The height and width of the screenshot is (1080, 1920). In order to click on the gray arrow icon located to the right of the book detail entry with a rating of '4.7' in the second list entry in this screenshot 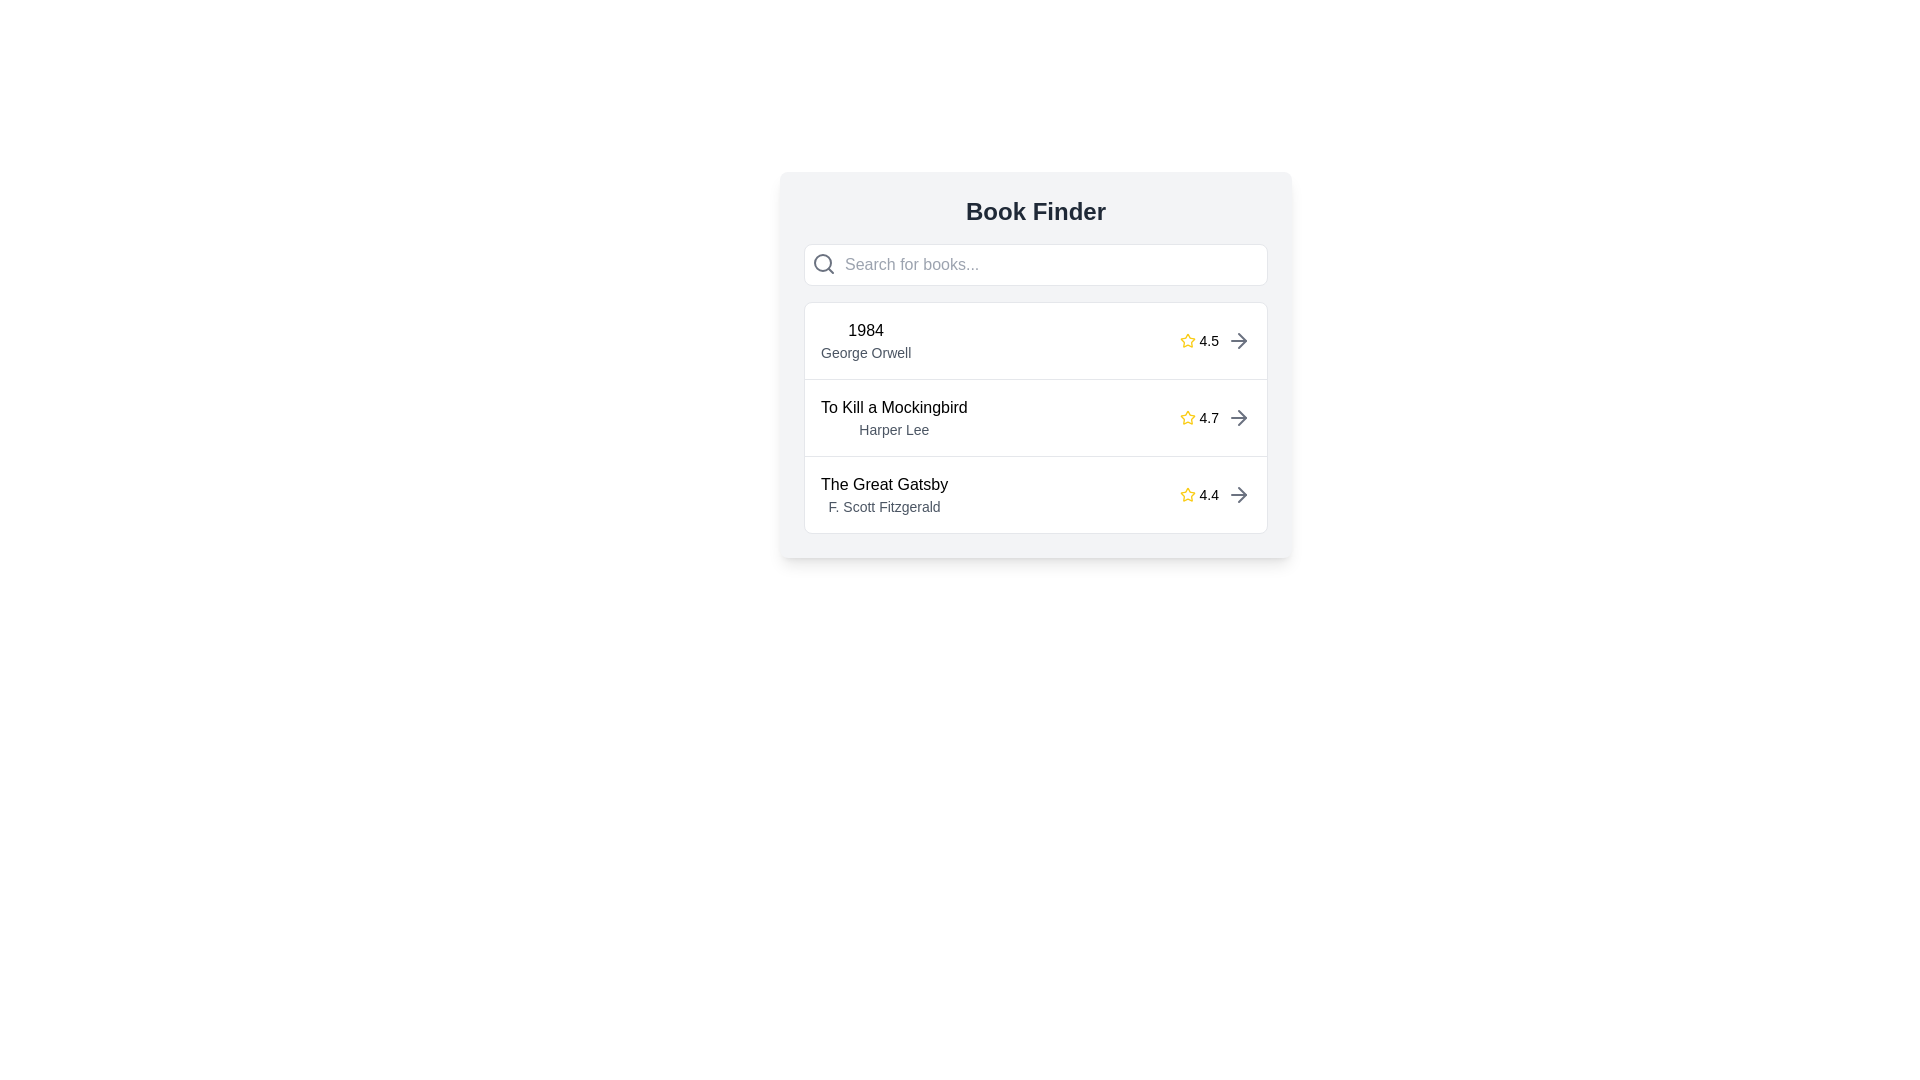, I will do `click(1237, 416)`.